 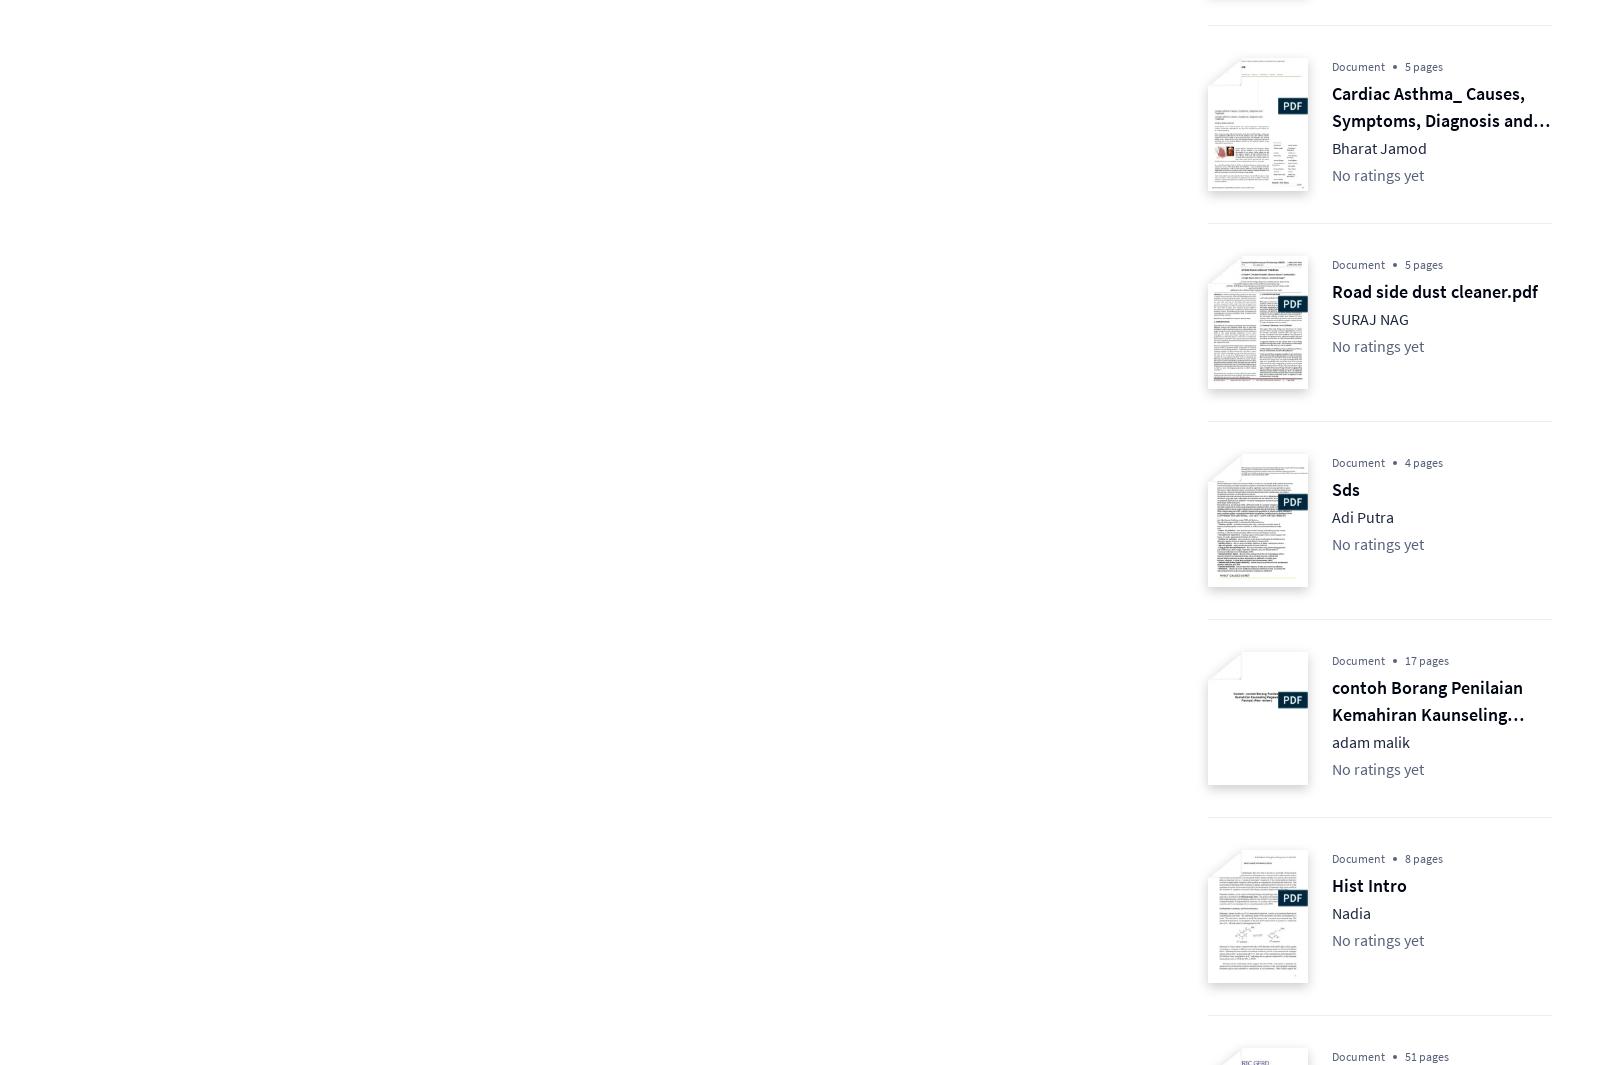 I want to click on 'Adi Putra', so click(x=1362, y=515).